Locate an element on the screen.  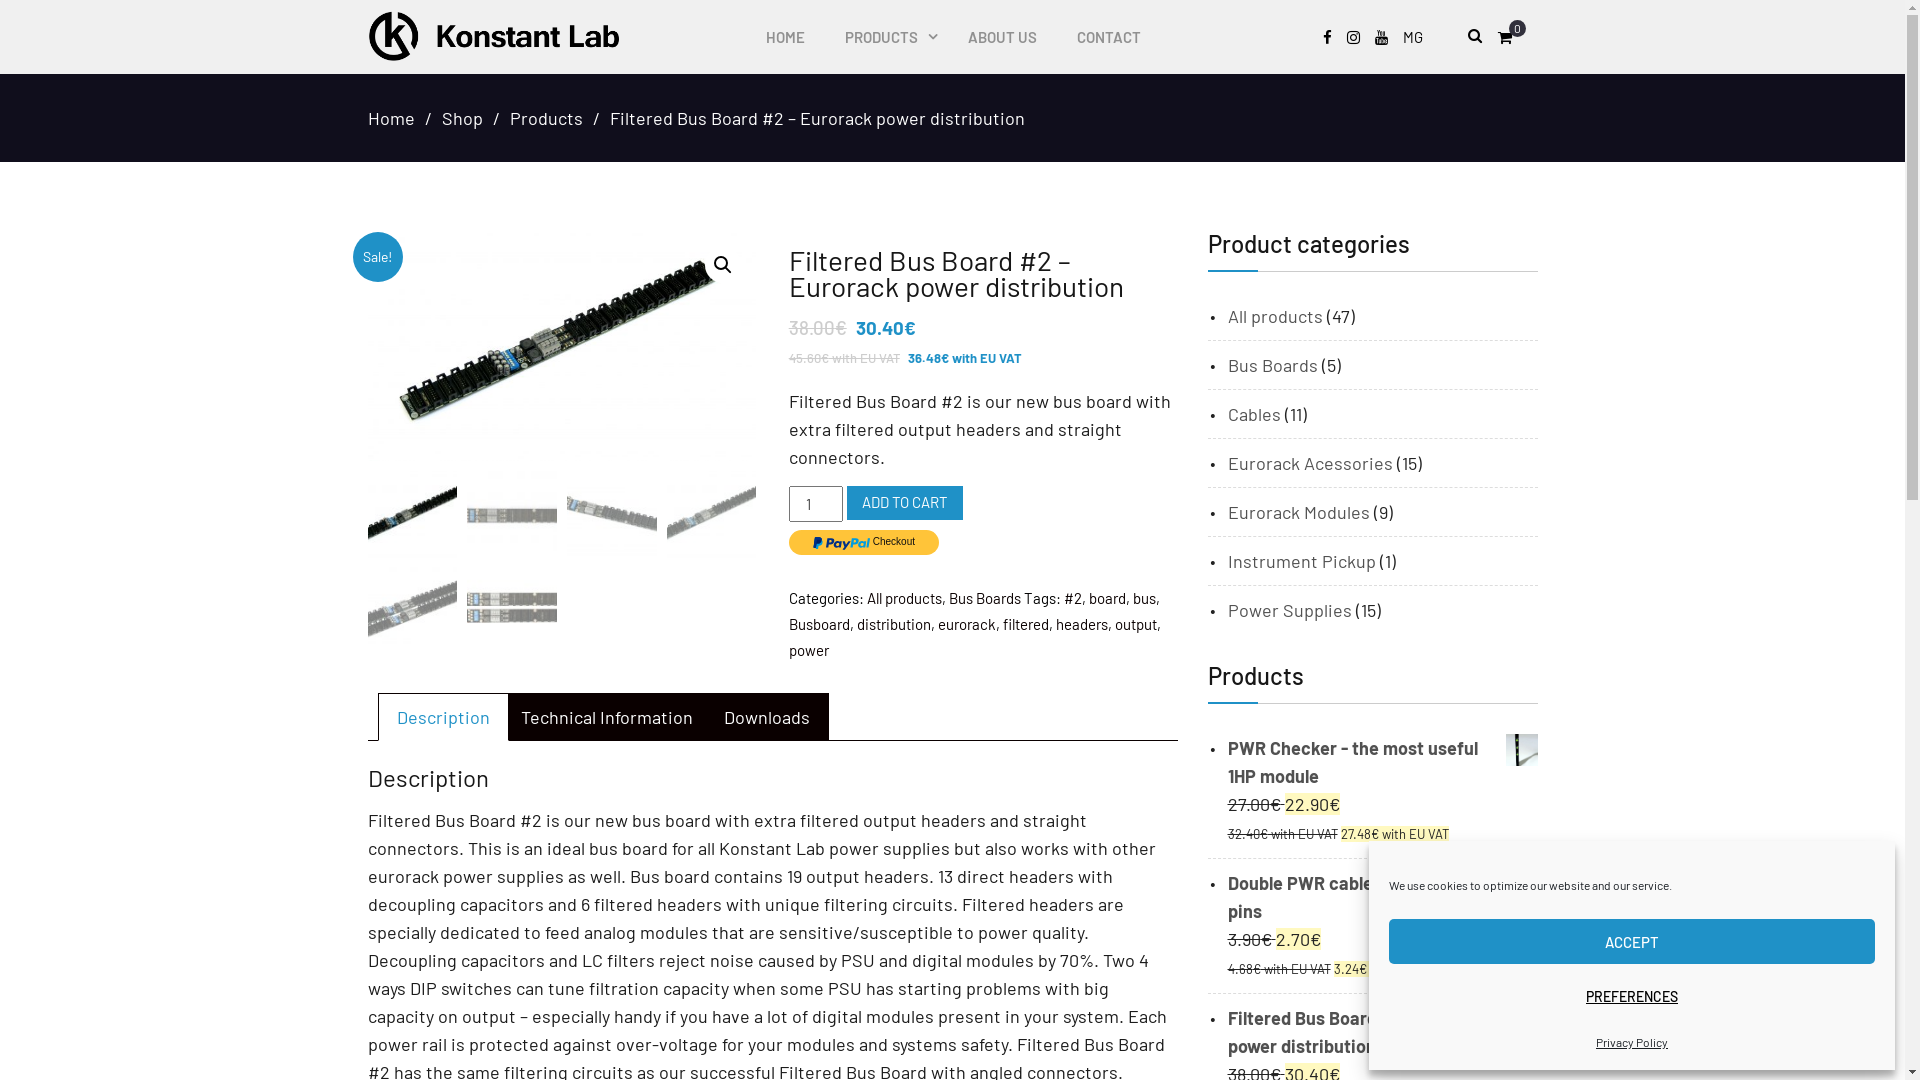
'eurorack' is located at coordinates (936, 623).